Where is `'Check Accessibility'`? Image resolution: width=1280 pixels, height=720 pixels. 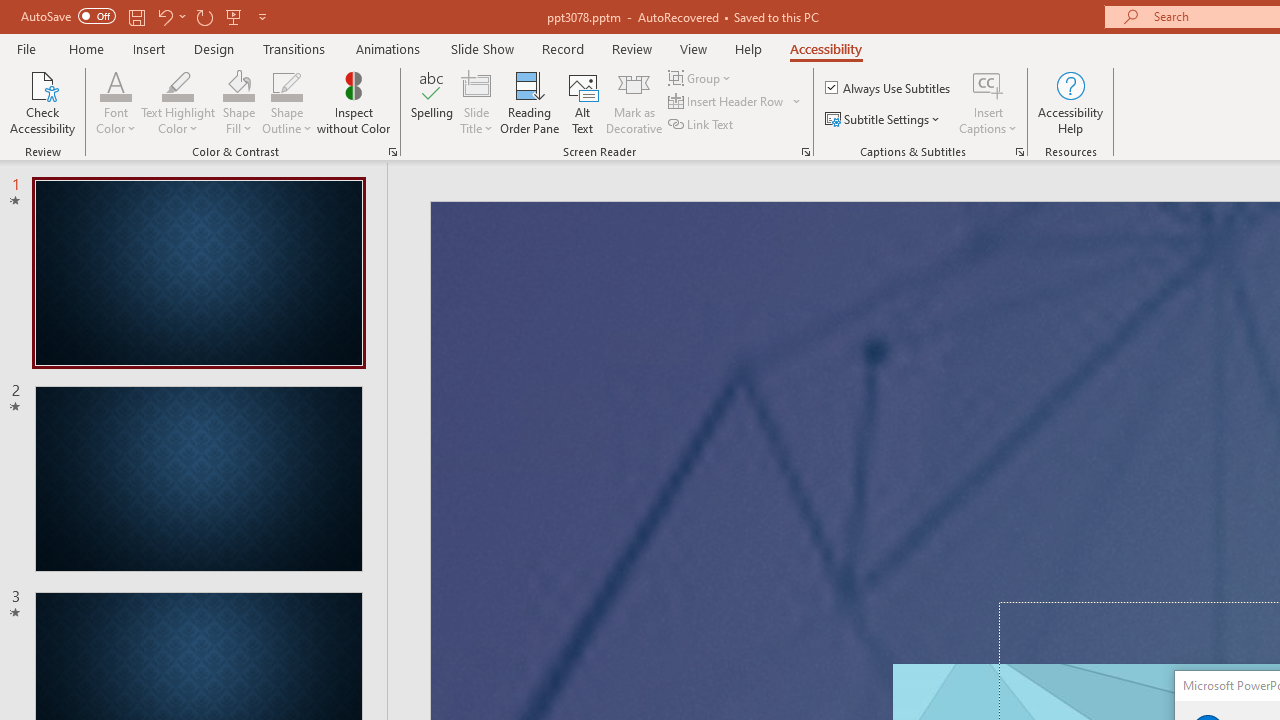
'Check Accessibility' is located at coordinates (42, 103).